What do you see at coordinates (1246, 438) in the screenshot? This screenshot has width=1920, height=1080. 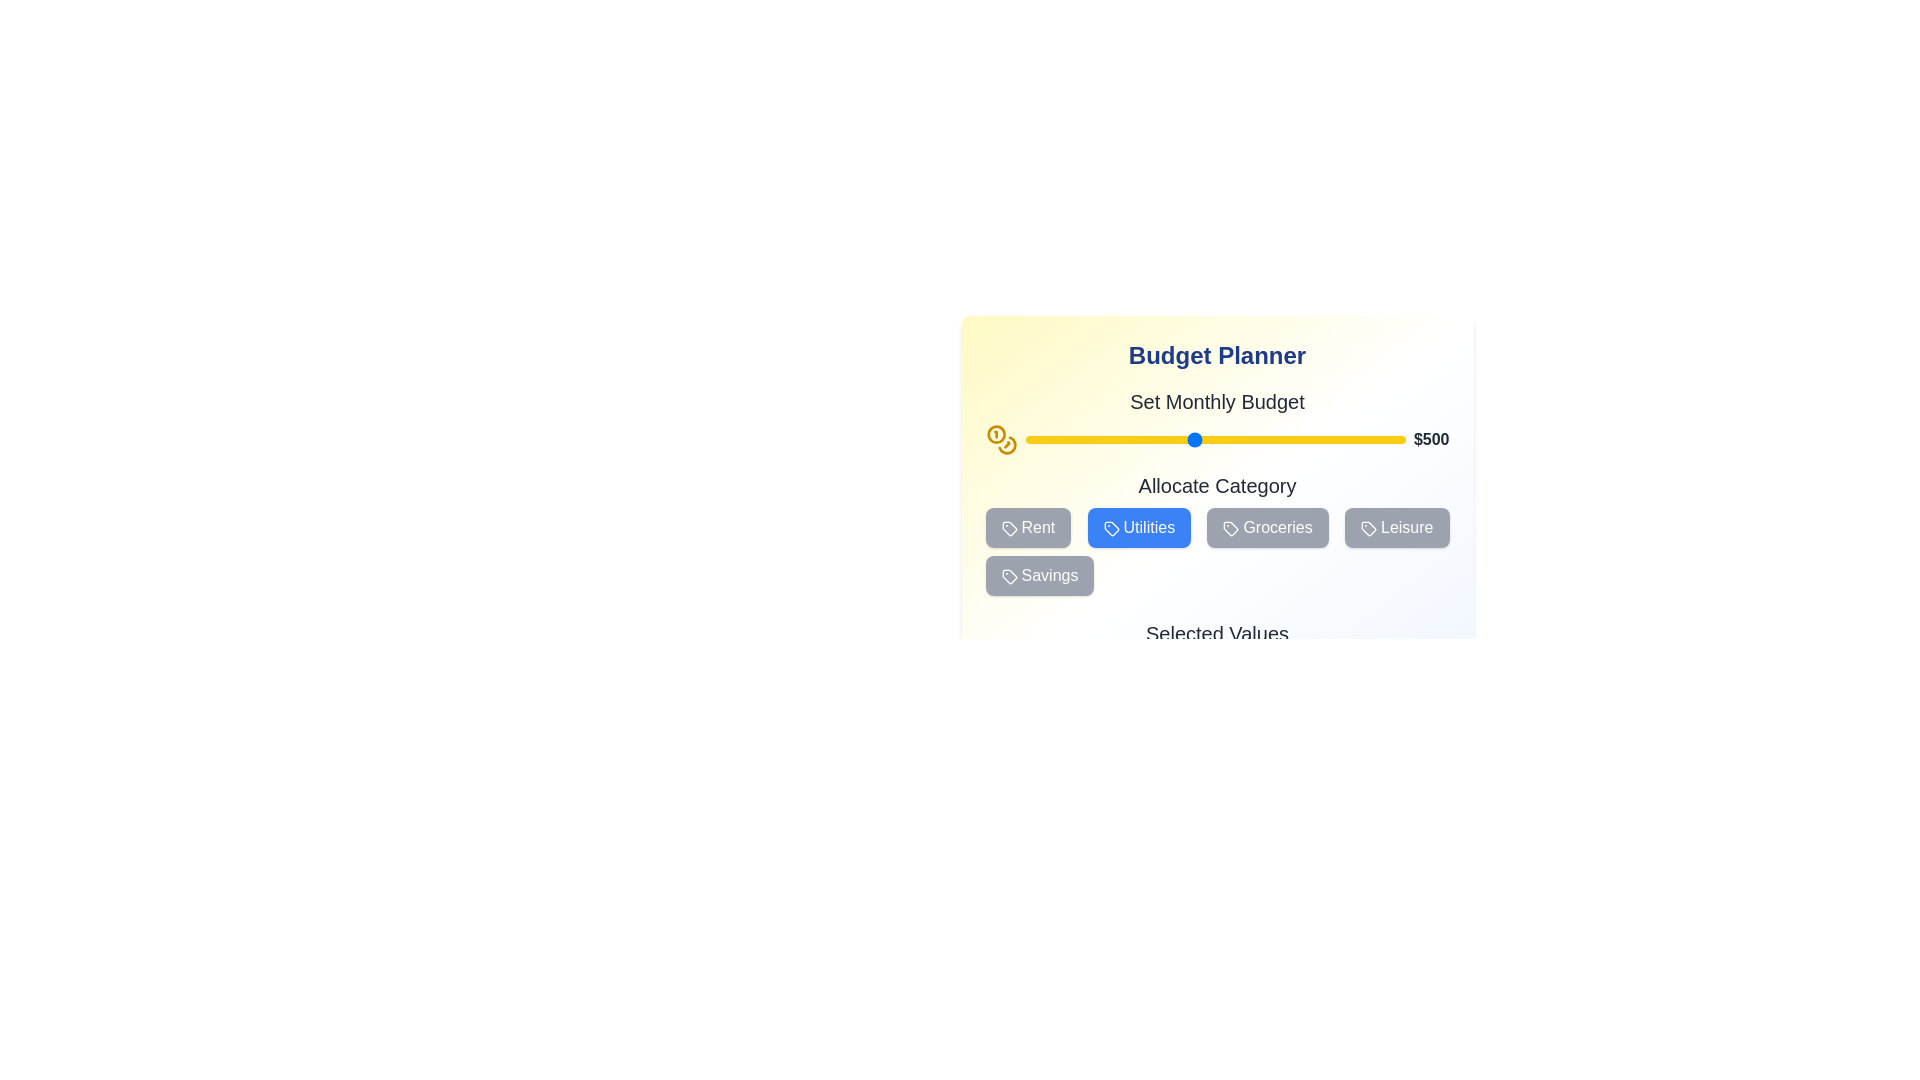 I see `the slider` at bounding box center [1246, 438].